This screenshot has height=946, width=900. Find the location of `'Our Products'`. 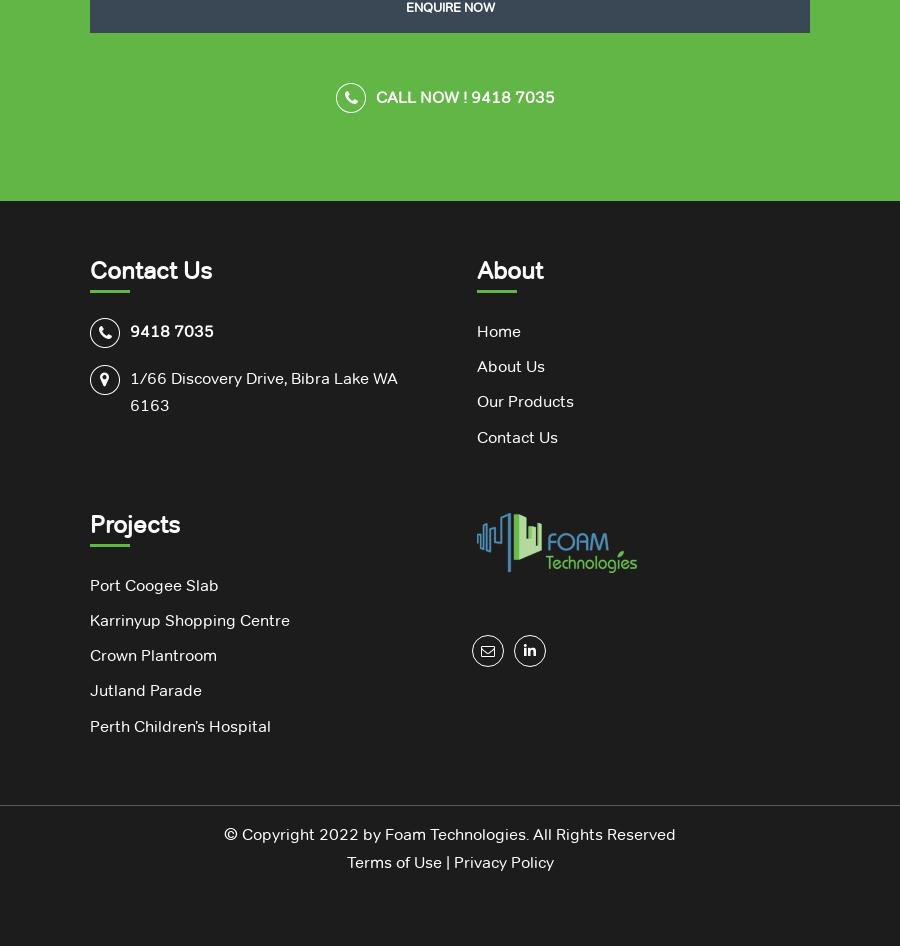

'Our Products' is located at coordinates (476, 400).